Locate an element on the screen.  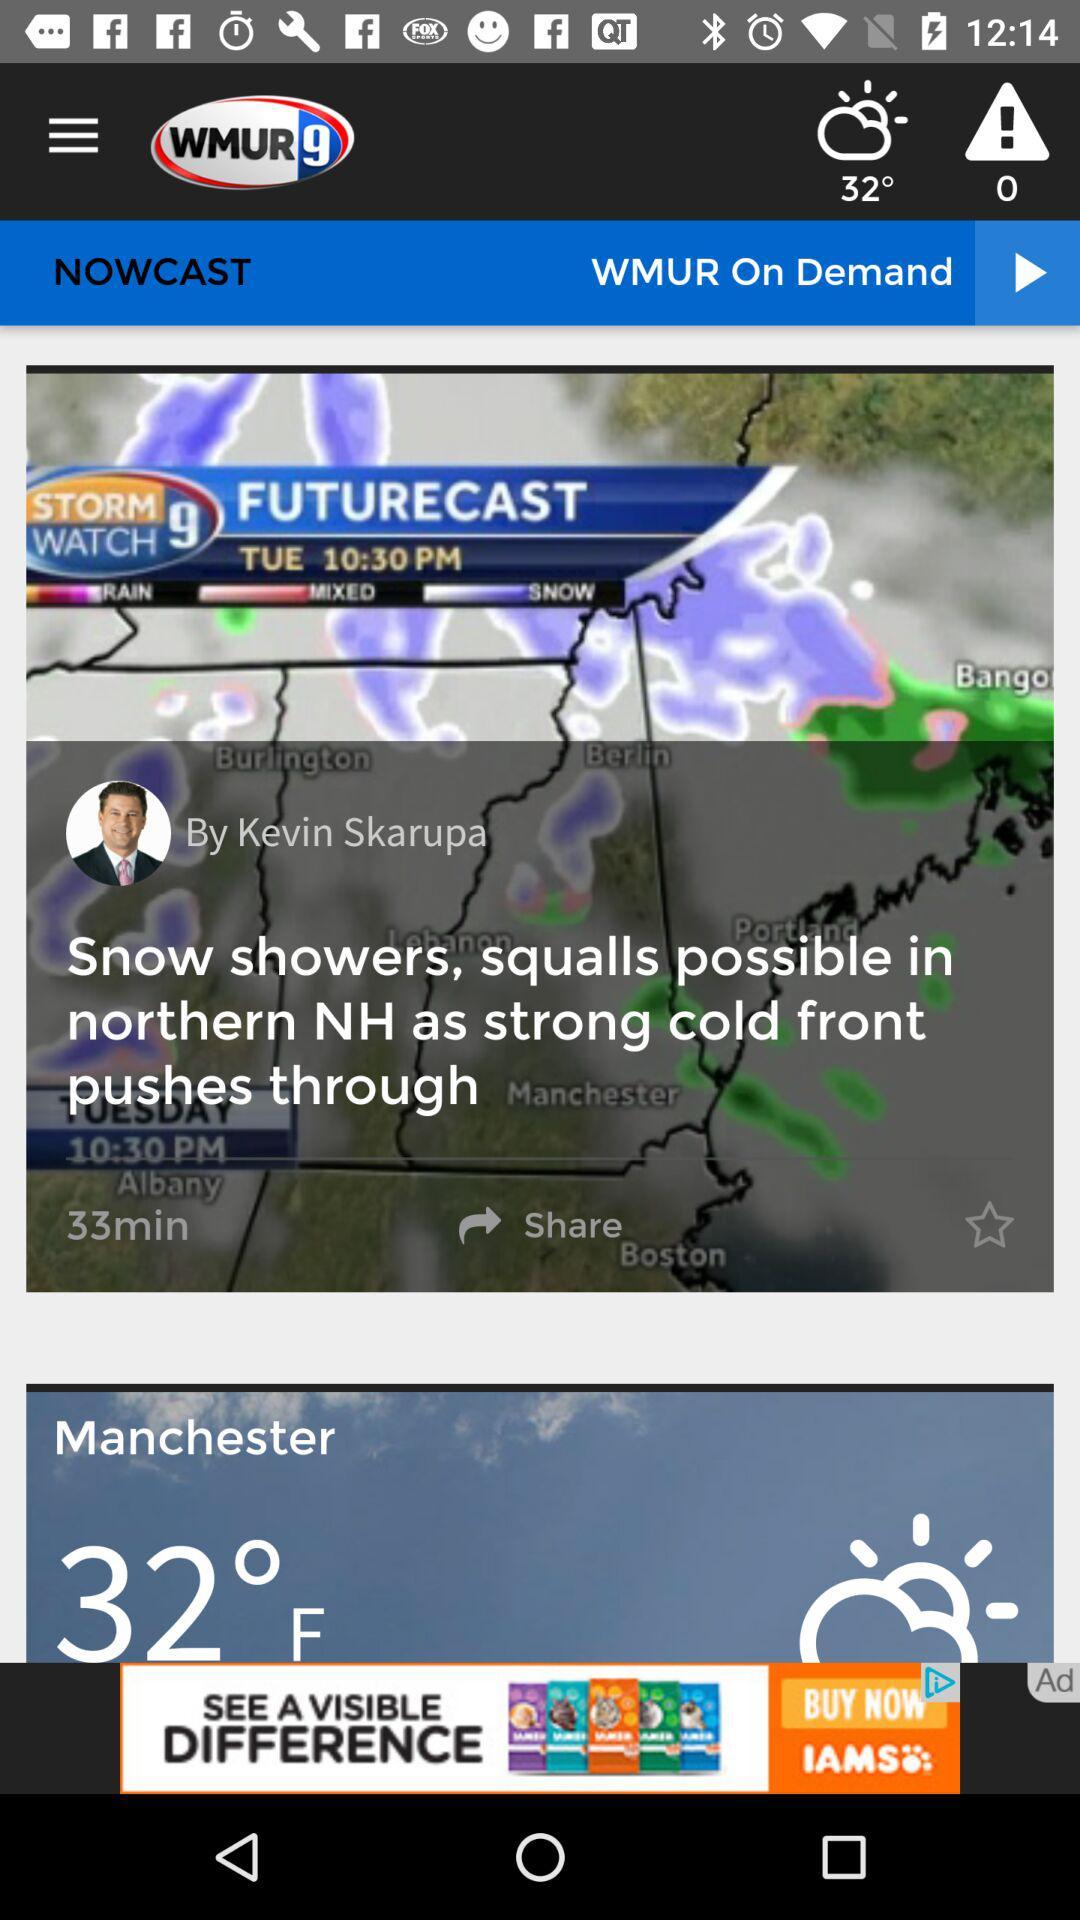
the menu icon is located at coordinates (72, 135).